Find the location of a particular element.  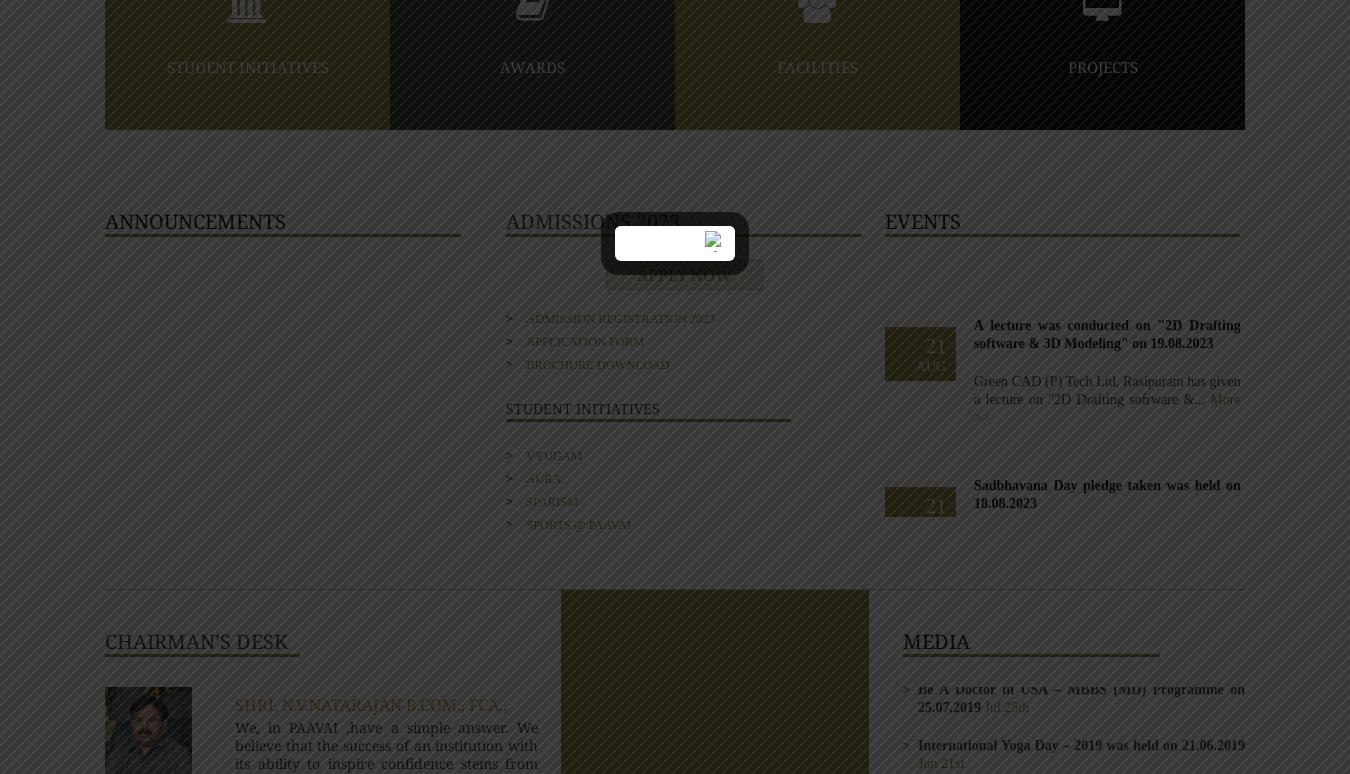

'Paavai Women Empowerment Series X 12.12.2019' is located at coordinates (1081, 268).